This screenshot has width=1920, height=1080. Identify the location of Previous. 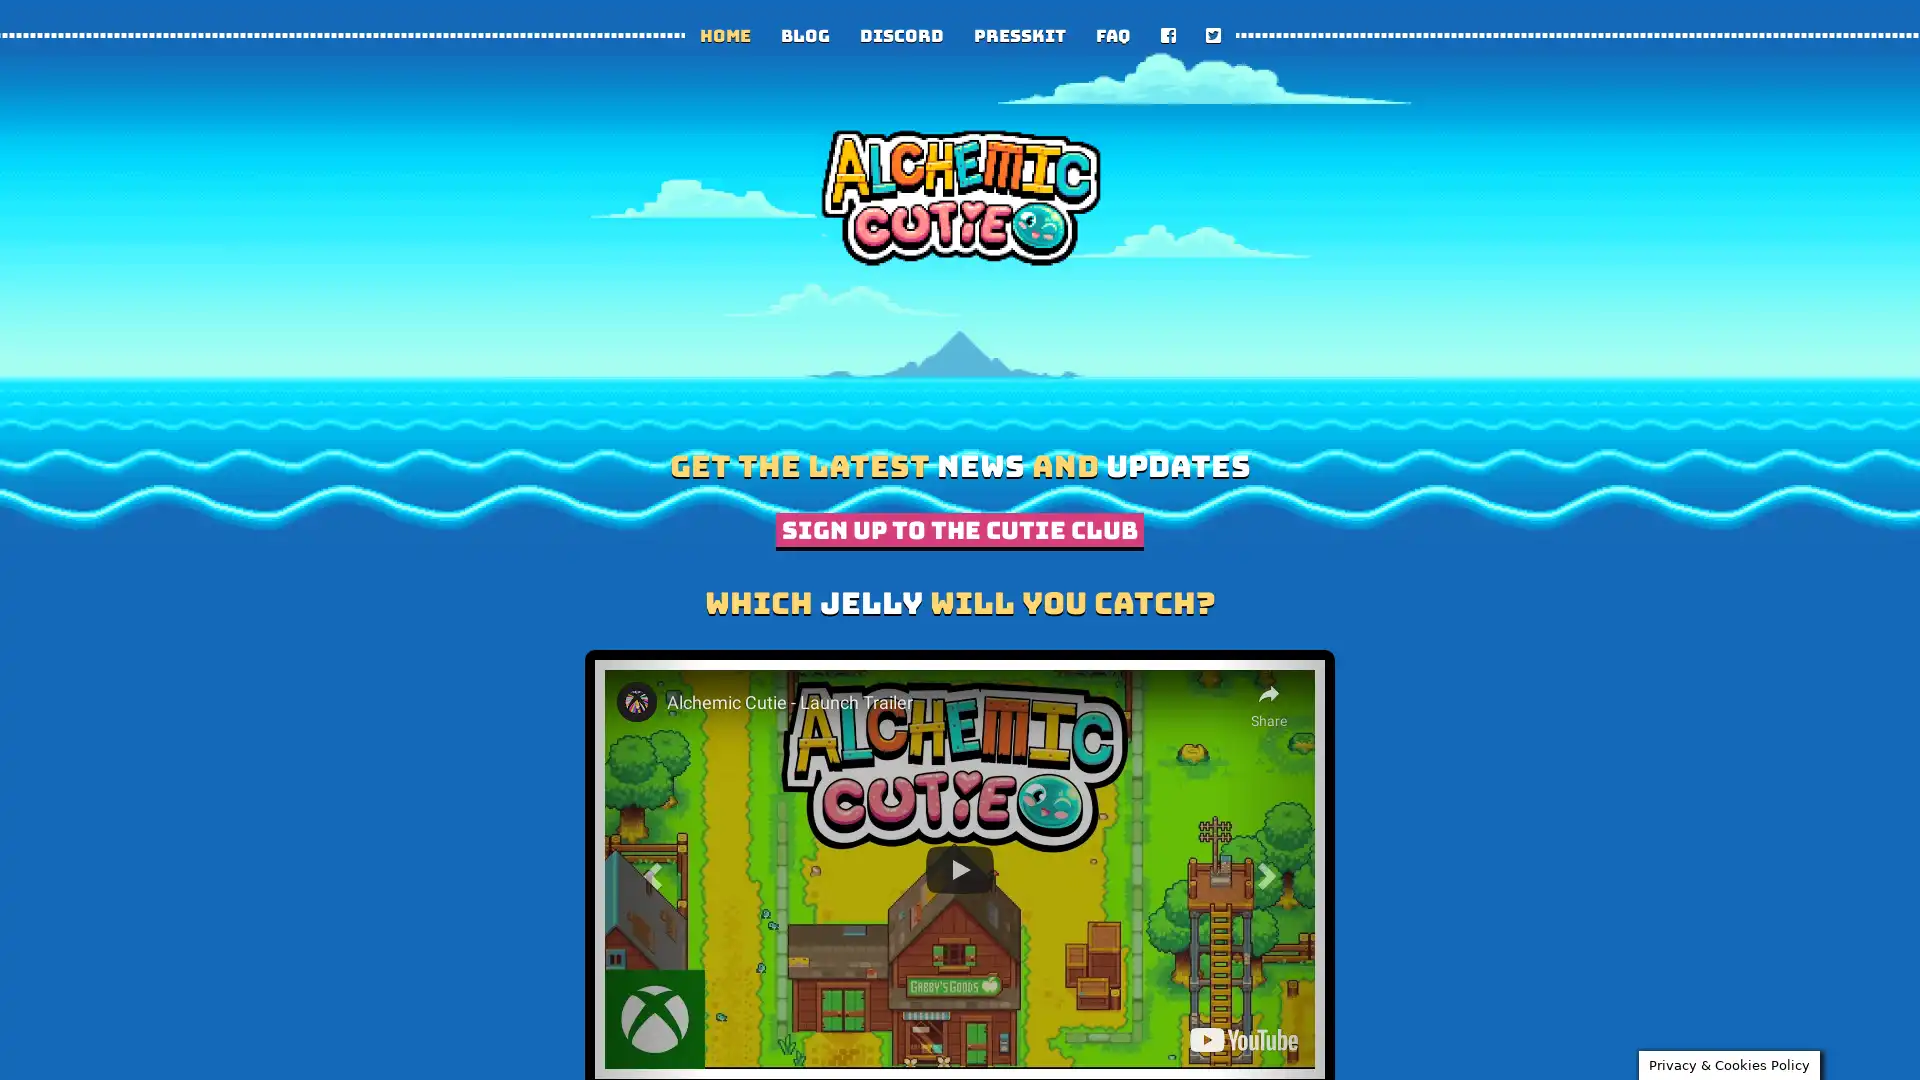
(649, 868).